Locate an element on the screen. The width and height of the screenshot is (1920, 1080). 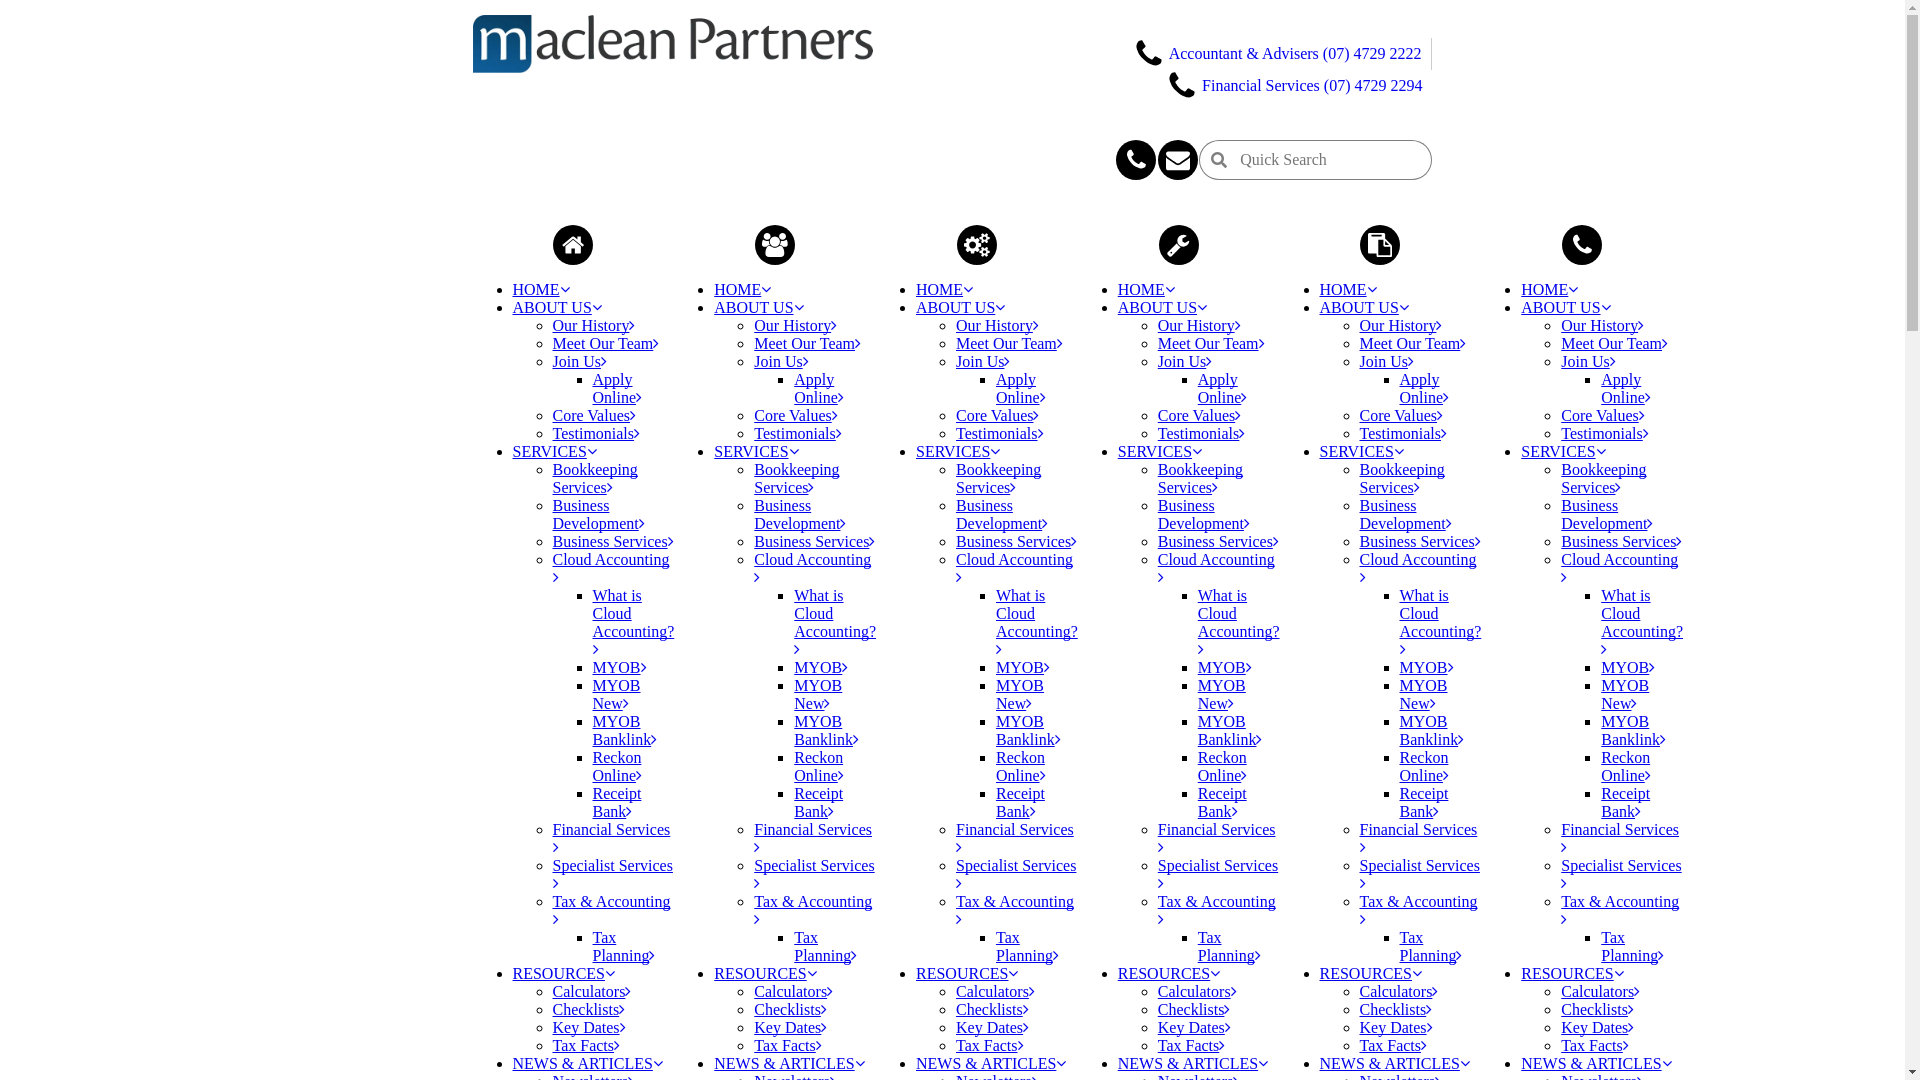
'MYOB Banklink' is located at coordinates (623, 730).